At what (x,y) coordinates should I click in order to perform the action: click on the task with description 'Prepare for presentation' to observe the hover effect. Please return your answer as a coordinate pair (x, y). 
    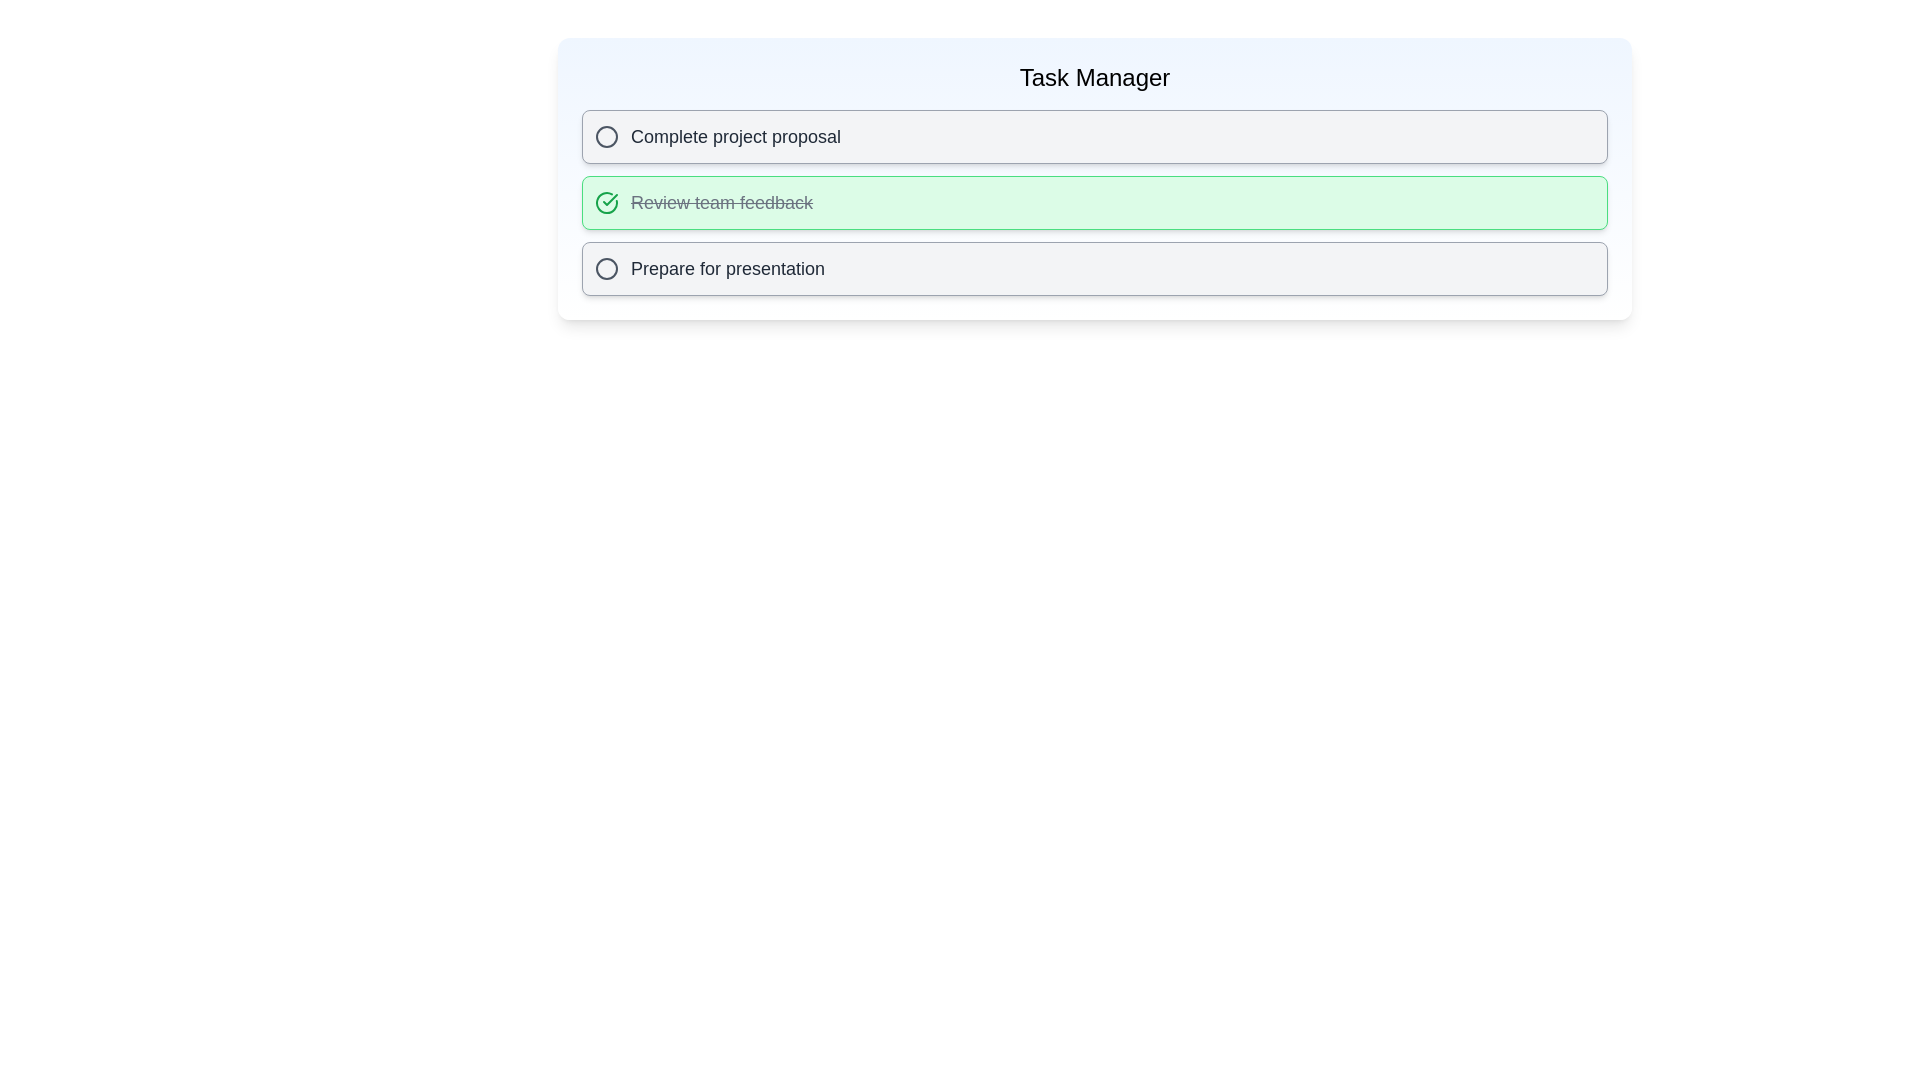
    Looking at the image, I should click on (1093, 268).